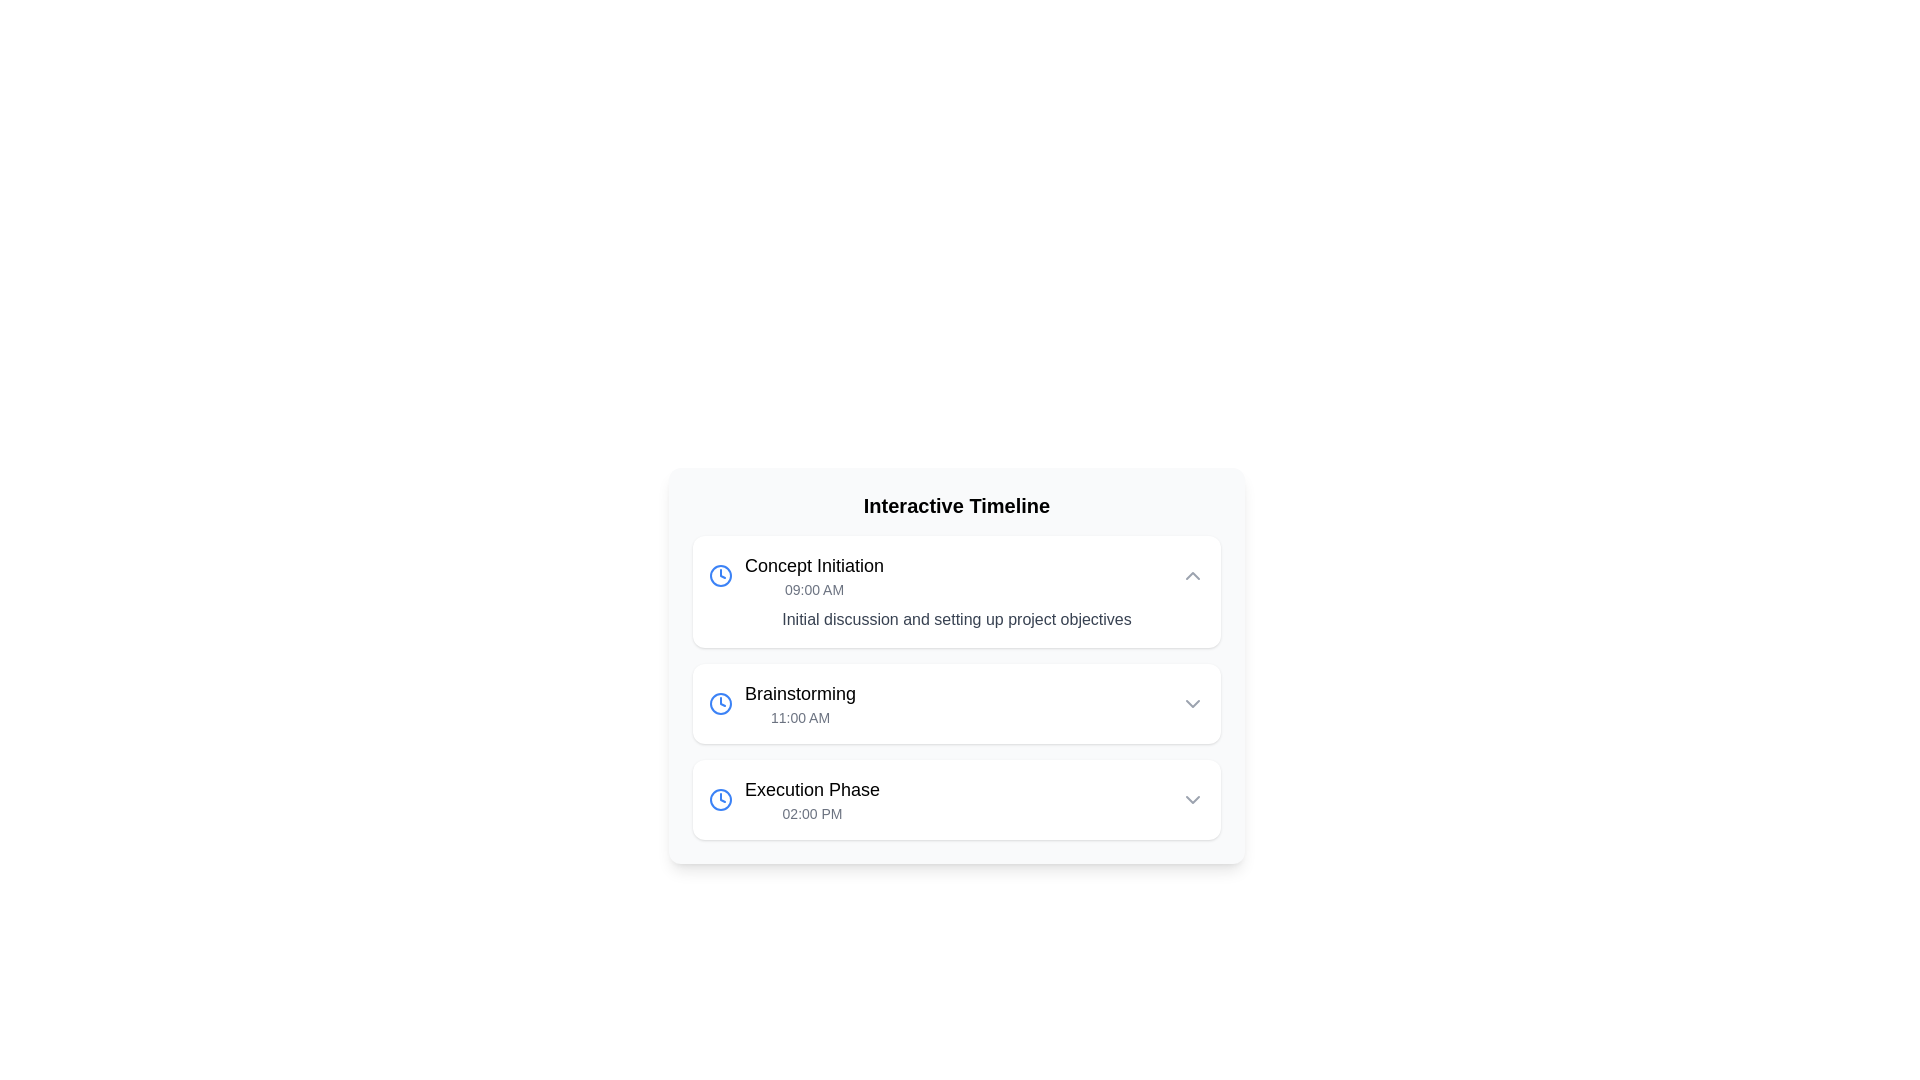 Image resolution: width=1920 pixels, height=1080 pixels. What do you see at coordinates (800, 703) in the screenshot?
I see `the text label displaying 'Brainstorming' and '11:00 AM', which is the second item in the timeline interface, positioned between 'Concept Initiation' and 'Execution Phase'` at bounding box center [800, 703].